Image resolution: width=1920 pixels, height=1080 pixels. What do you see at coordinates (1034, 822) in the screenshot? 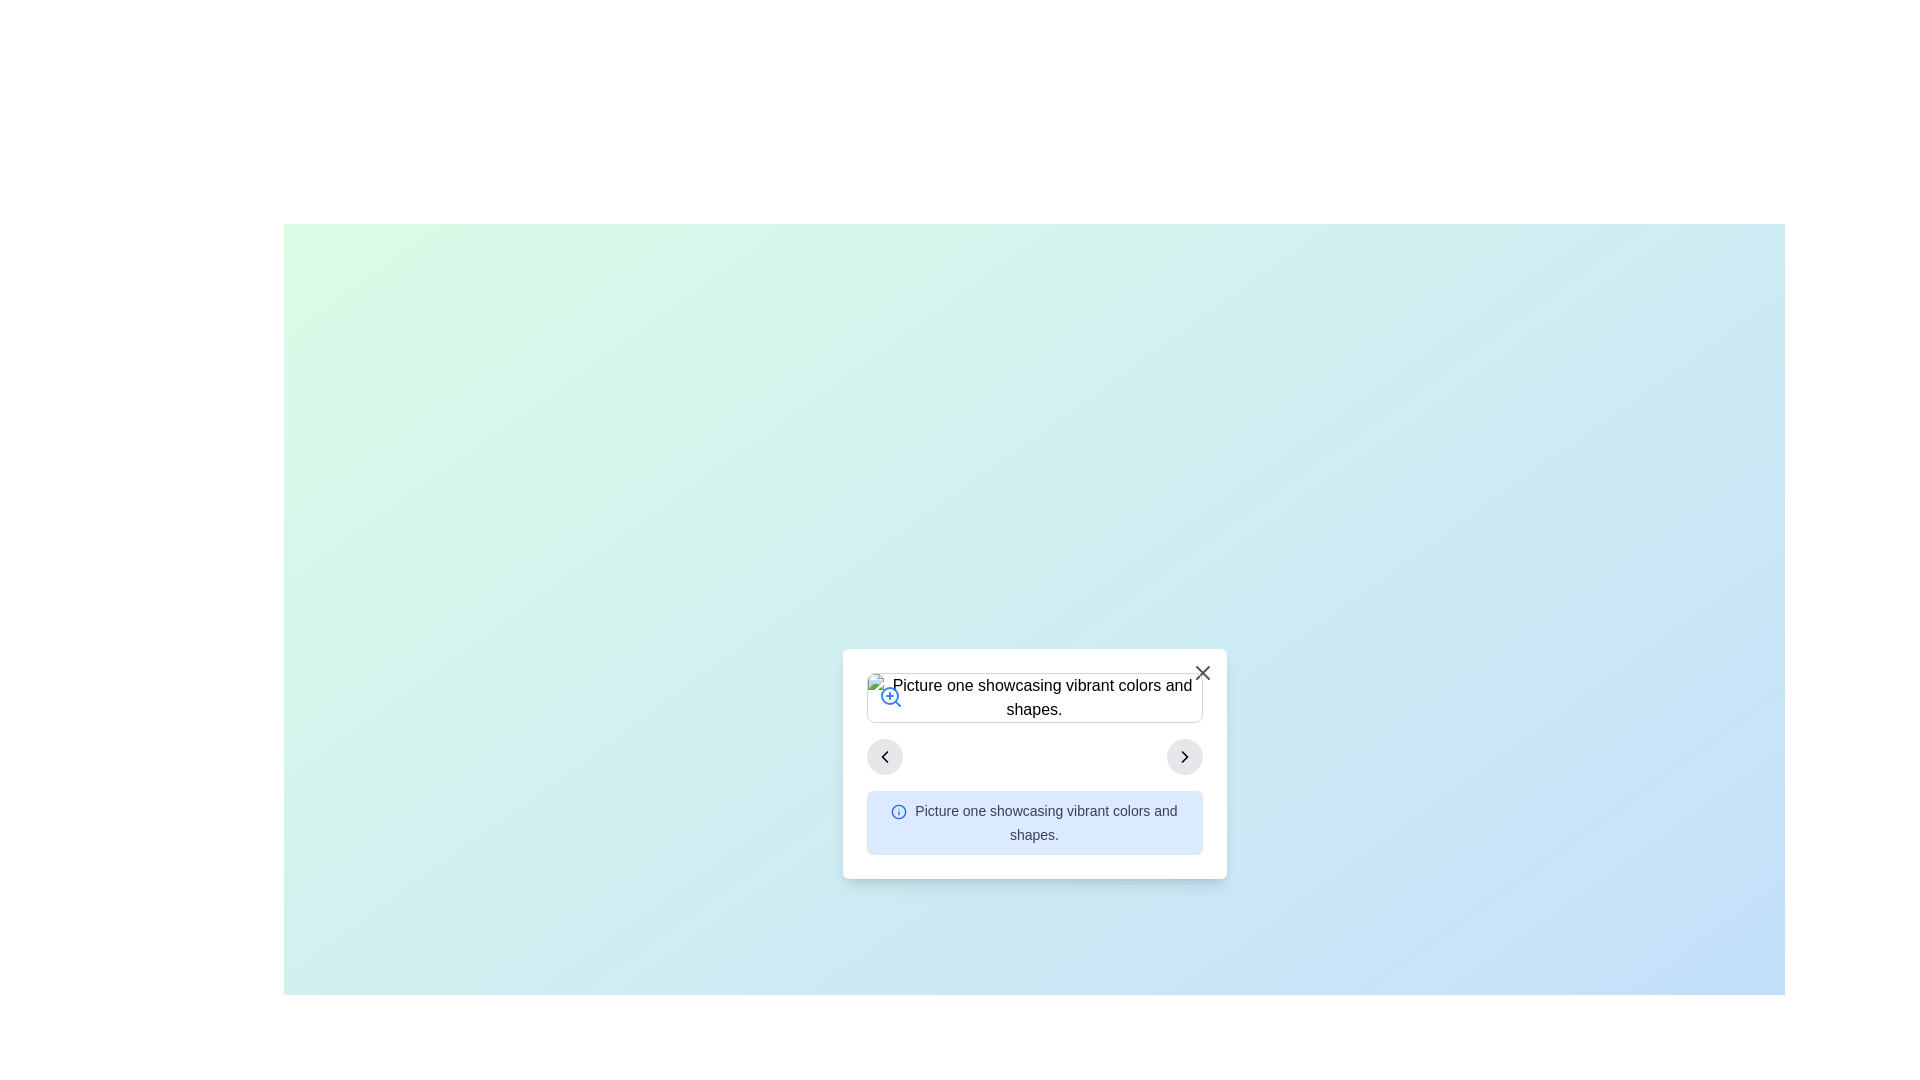
I see `the Text informational banner with a light blue background that contains the description 'Picture one showcasing vibrant colors and shapes.' and an 'info' icon` at bounding box center [1034, 822].